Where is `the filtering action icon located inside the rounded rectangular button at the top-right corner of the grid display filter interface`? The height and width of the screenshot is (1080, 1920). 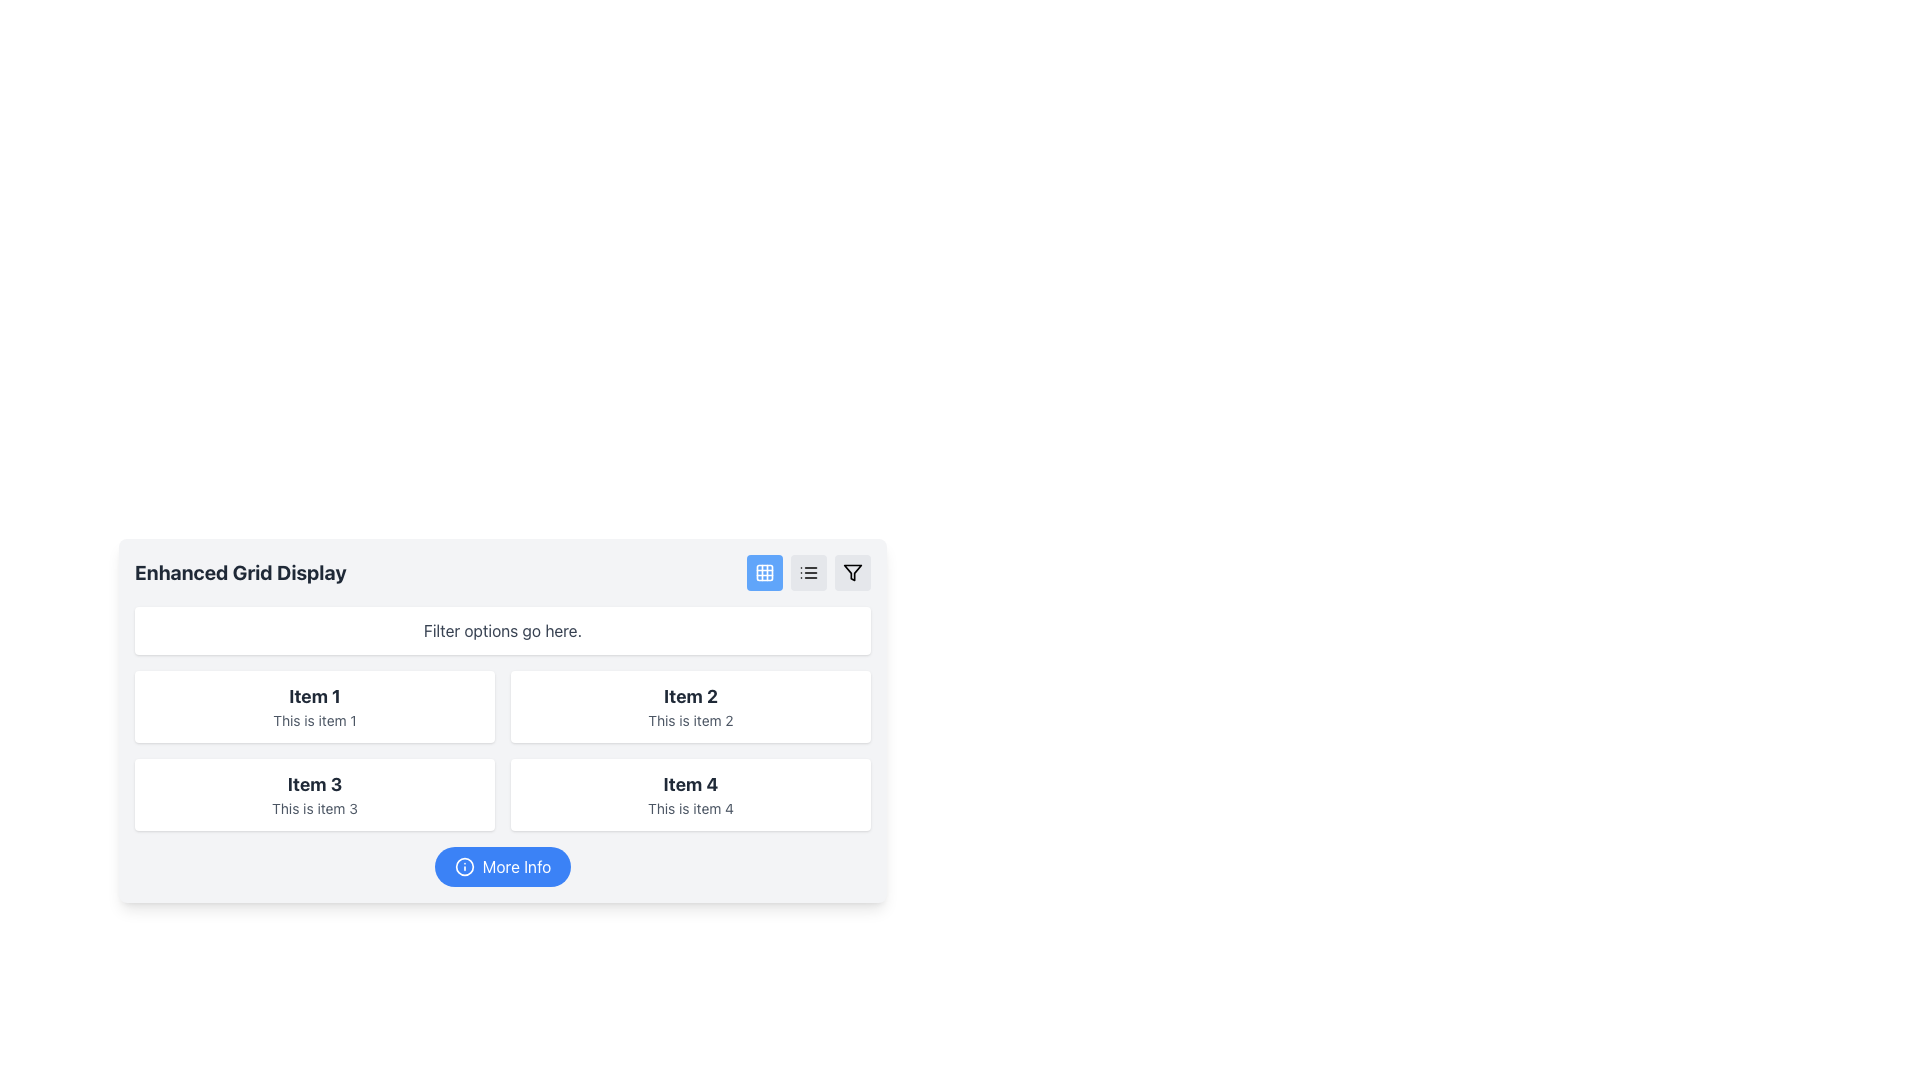 the filtering action icon located inside the rounded rectangular button at the top-right corner of the grid display filter interface is located at coordinates (853, 573).